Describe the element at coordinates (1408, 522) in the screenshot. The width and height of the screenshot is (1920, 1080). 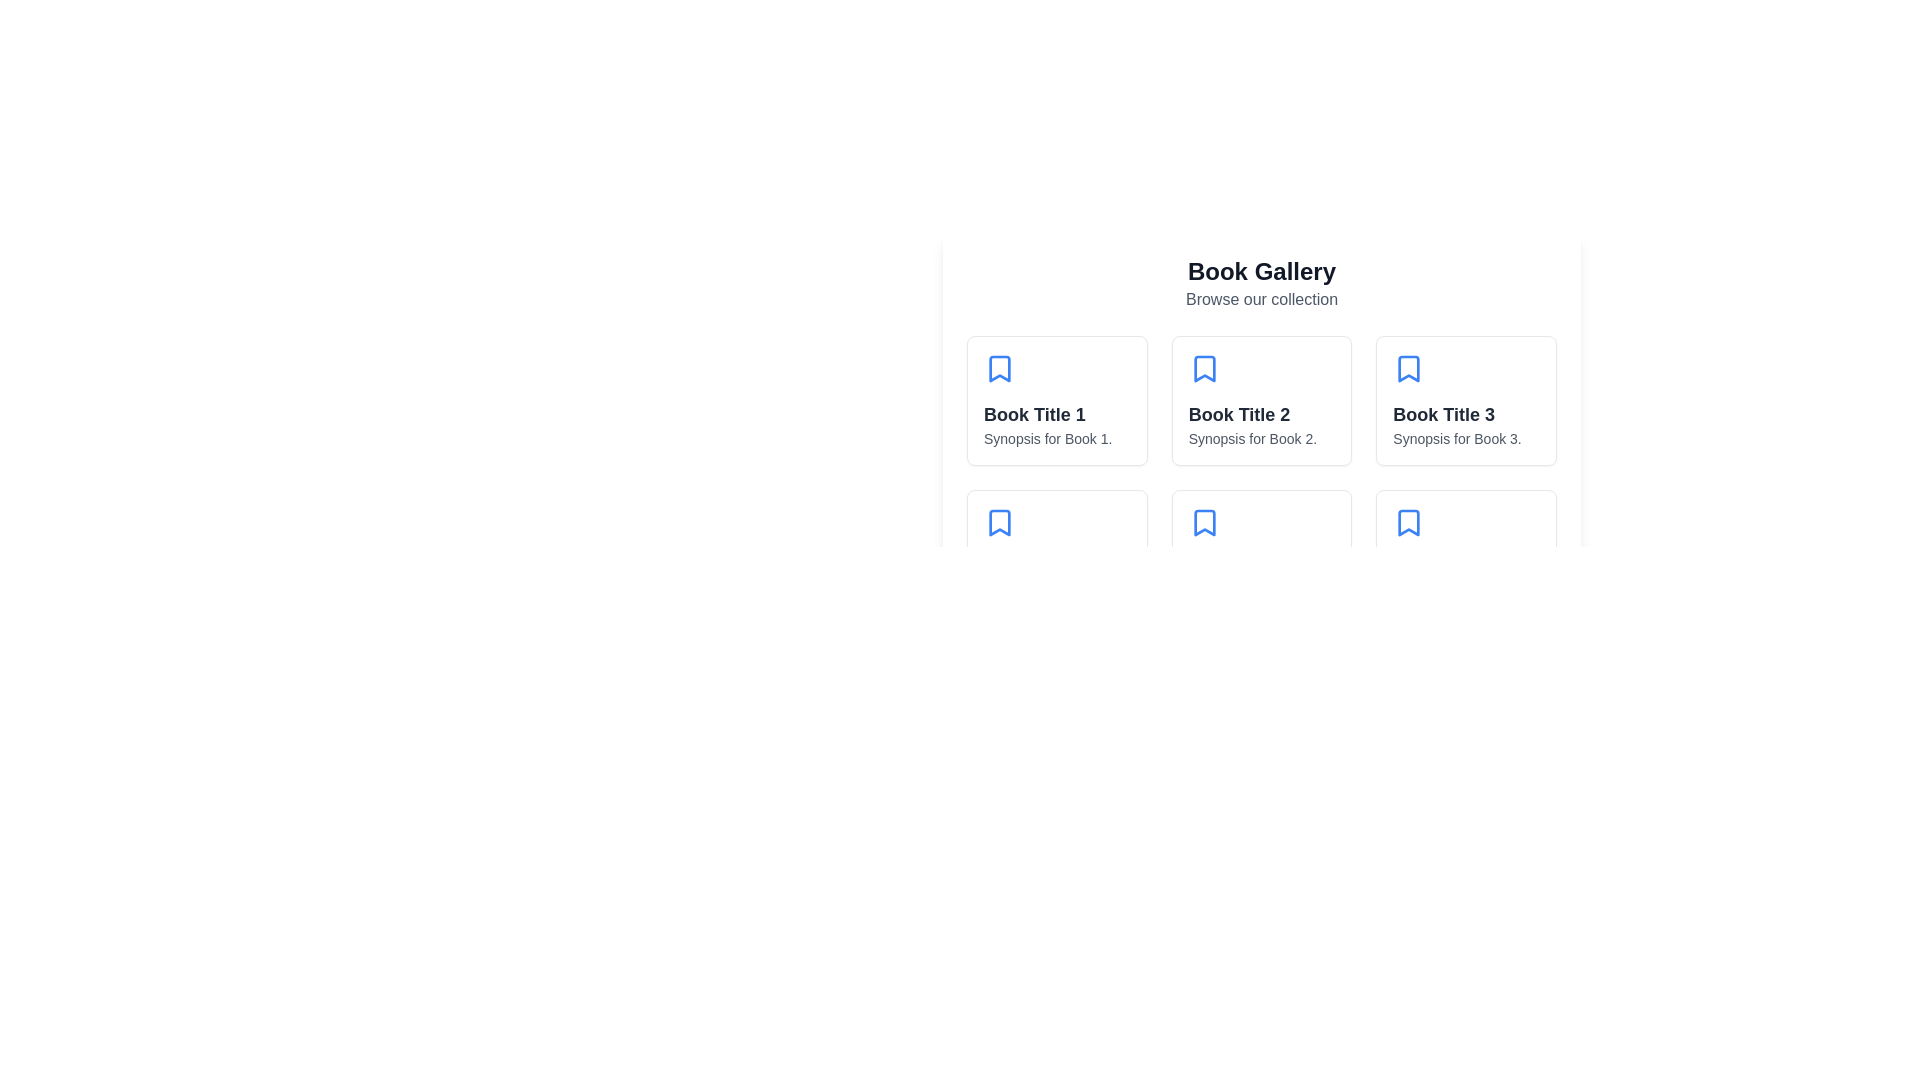
I see `the bookmark icon located at the top-left corner of the card for 'Book Title 6', which is positioned in the bottom row of the grid layout` at that location.